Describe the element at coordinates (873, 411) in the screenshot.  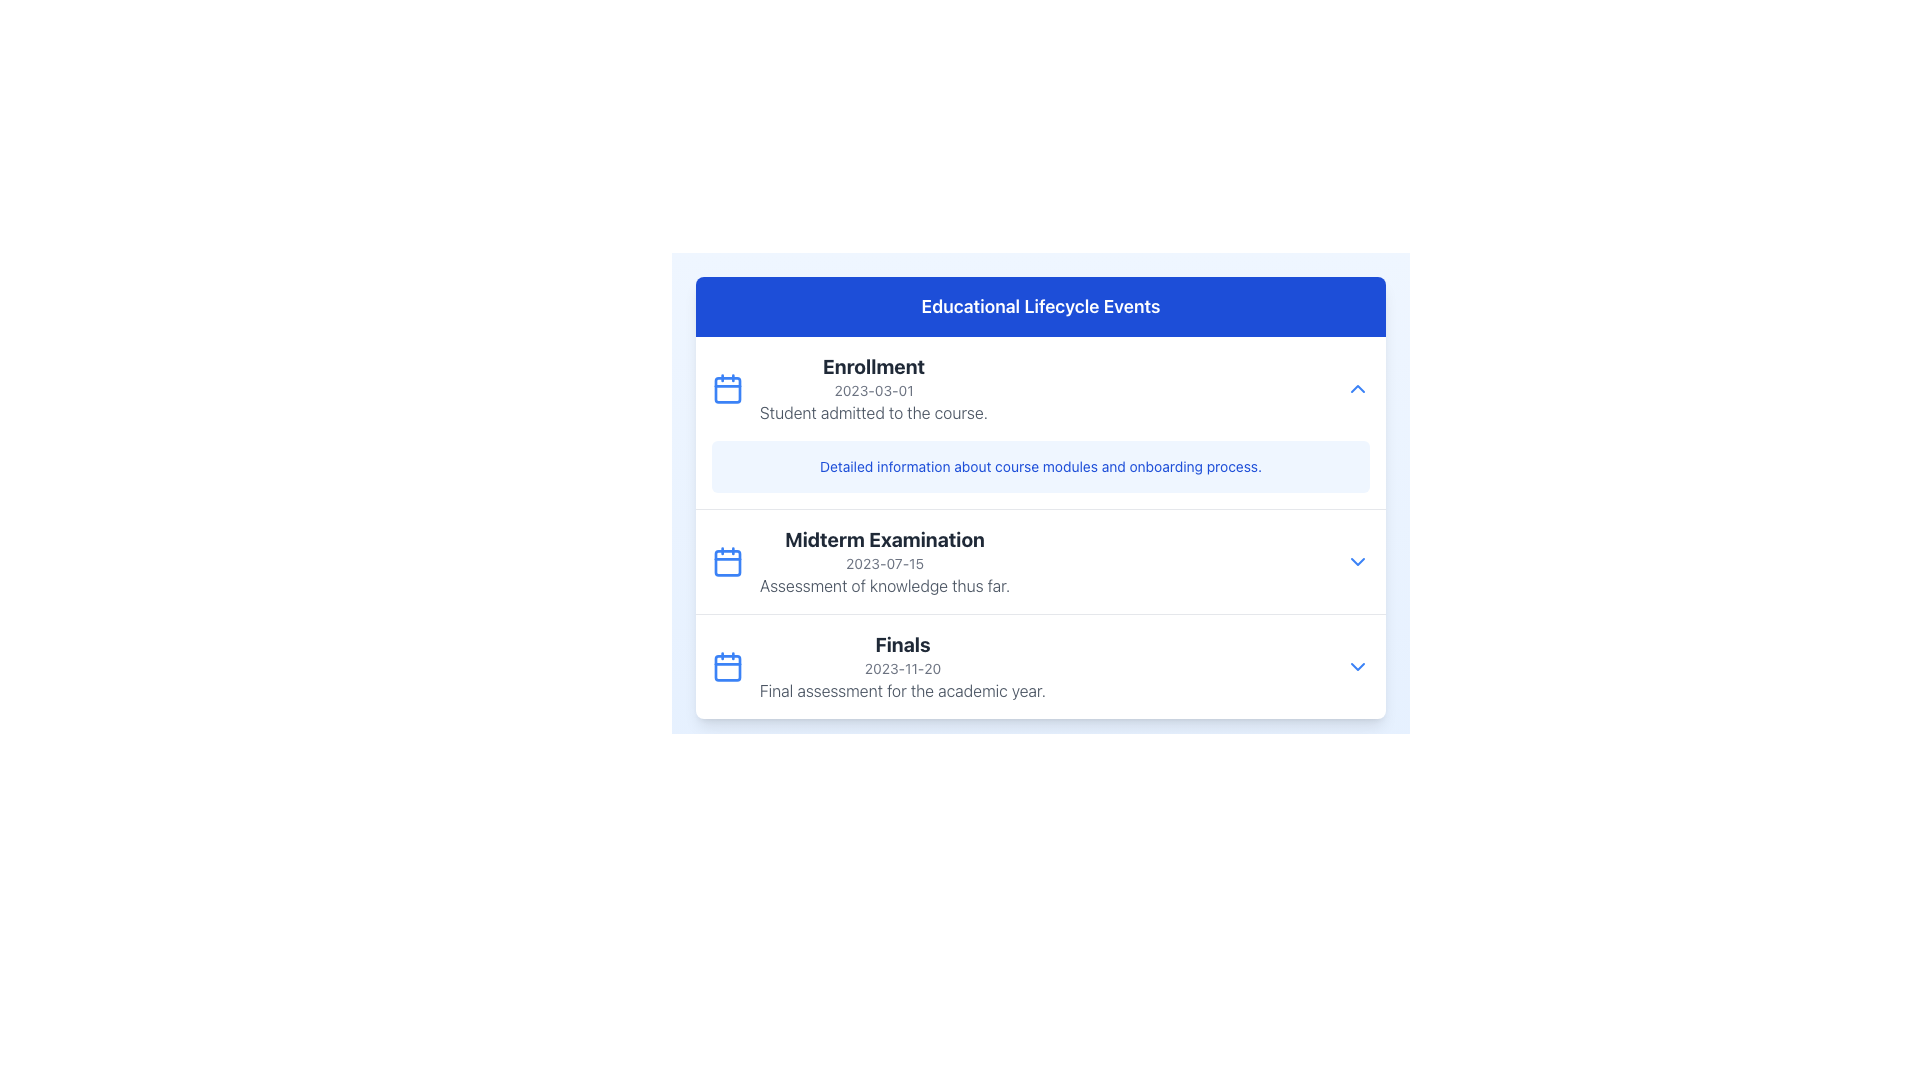
I see `the static text displaying 'Student admitted to the course.' located in the 'Educational Lifecycle Events' panel, which is part of the Enrollment entry beneath the date '2023-03-01'` at that location.